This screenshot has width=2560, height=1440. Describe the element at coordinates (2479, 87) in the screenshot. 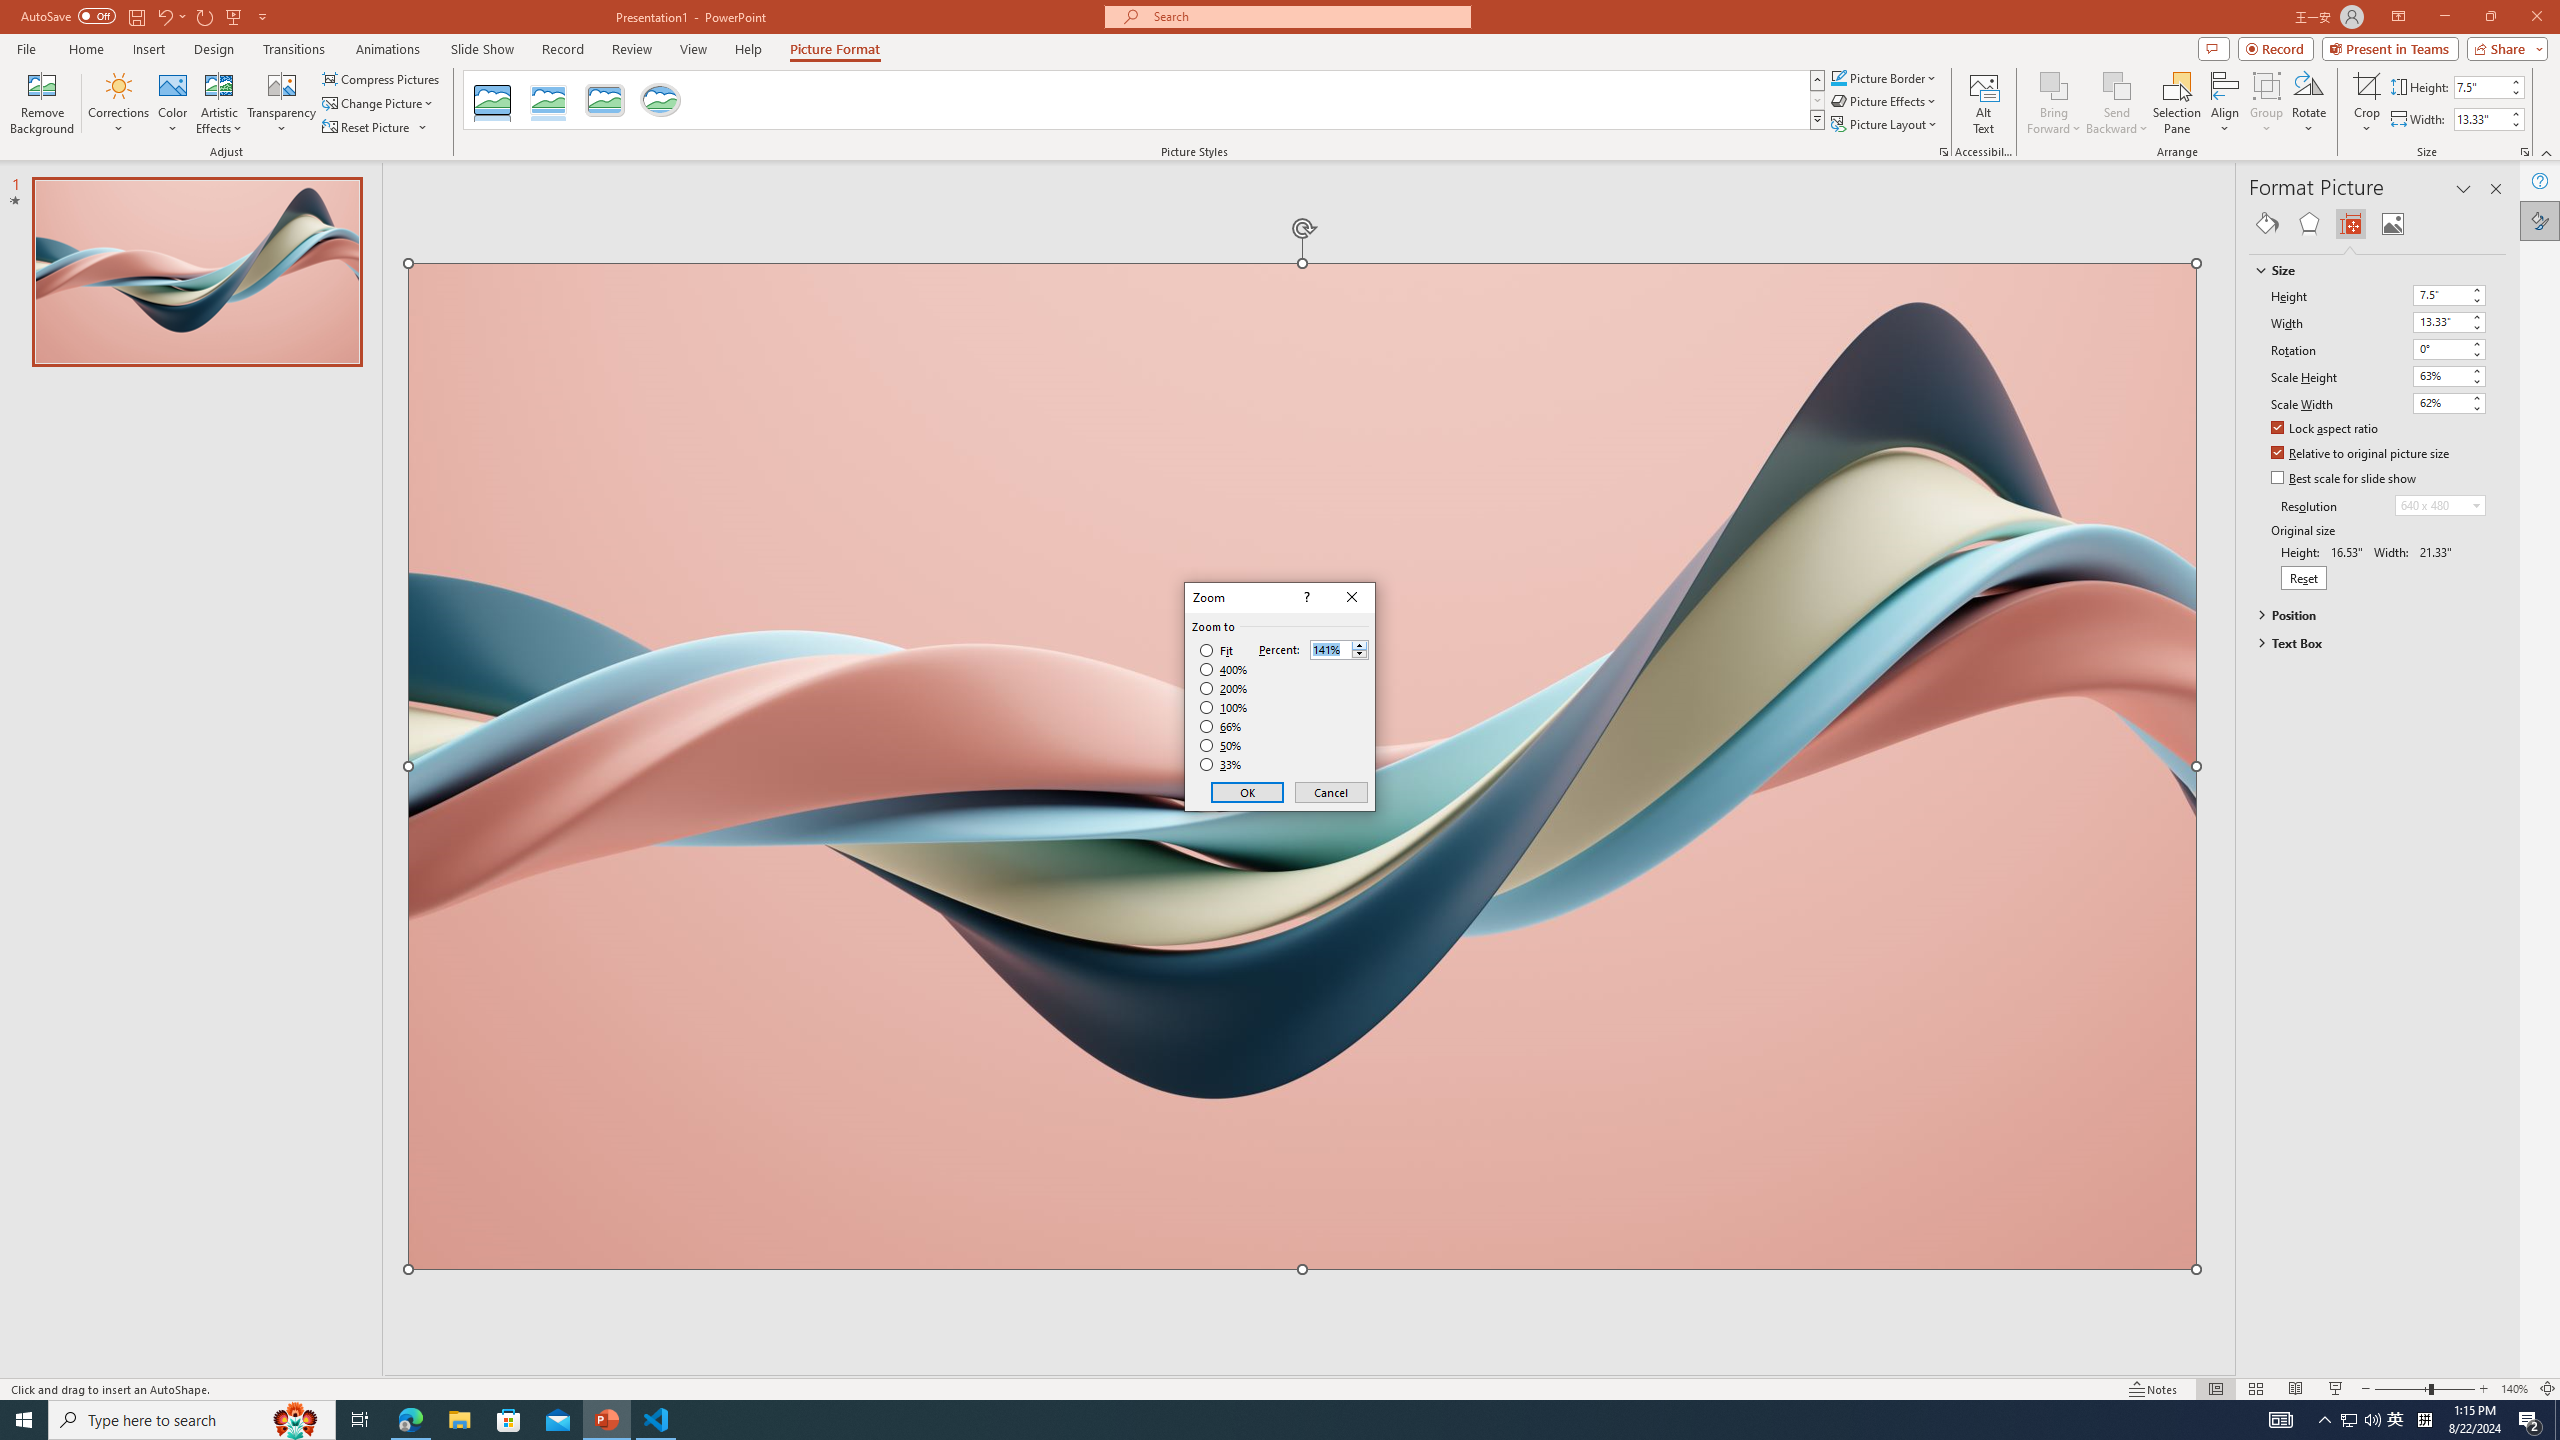

I see `'Shape Height'` at that location.